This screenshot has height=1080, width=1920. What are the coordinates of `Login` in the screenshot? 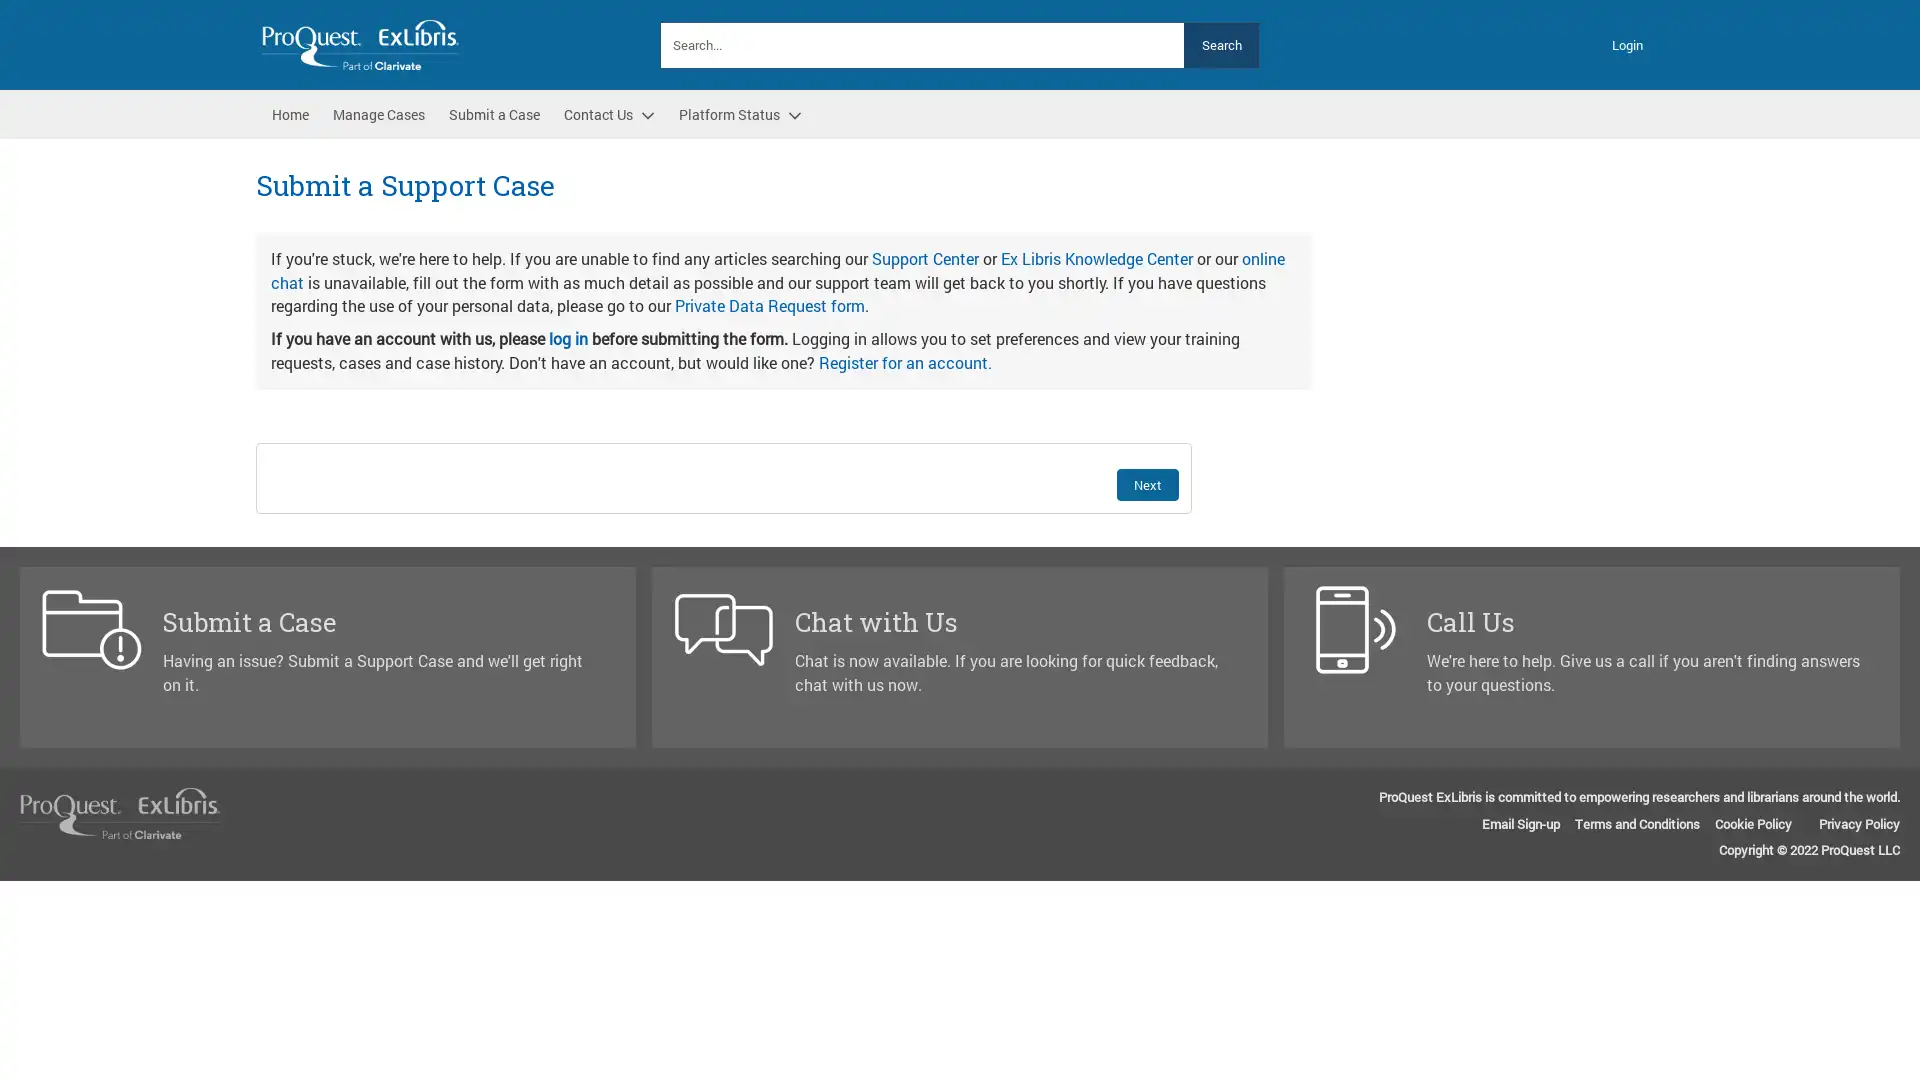 It's located at (1627, 45).